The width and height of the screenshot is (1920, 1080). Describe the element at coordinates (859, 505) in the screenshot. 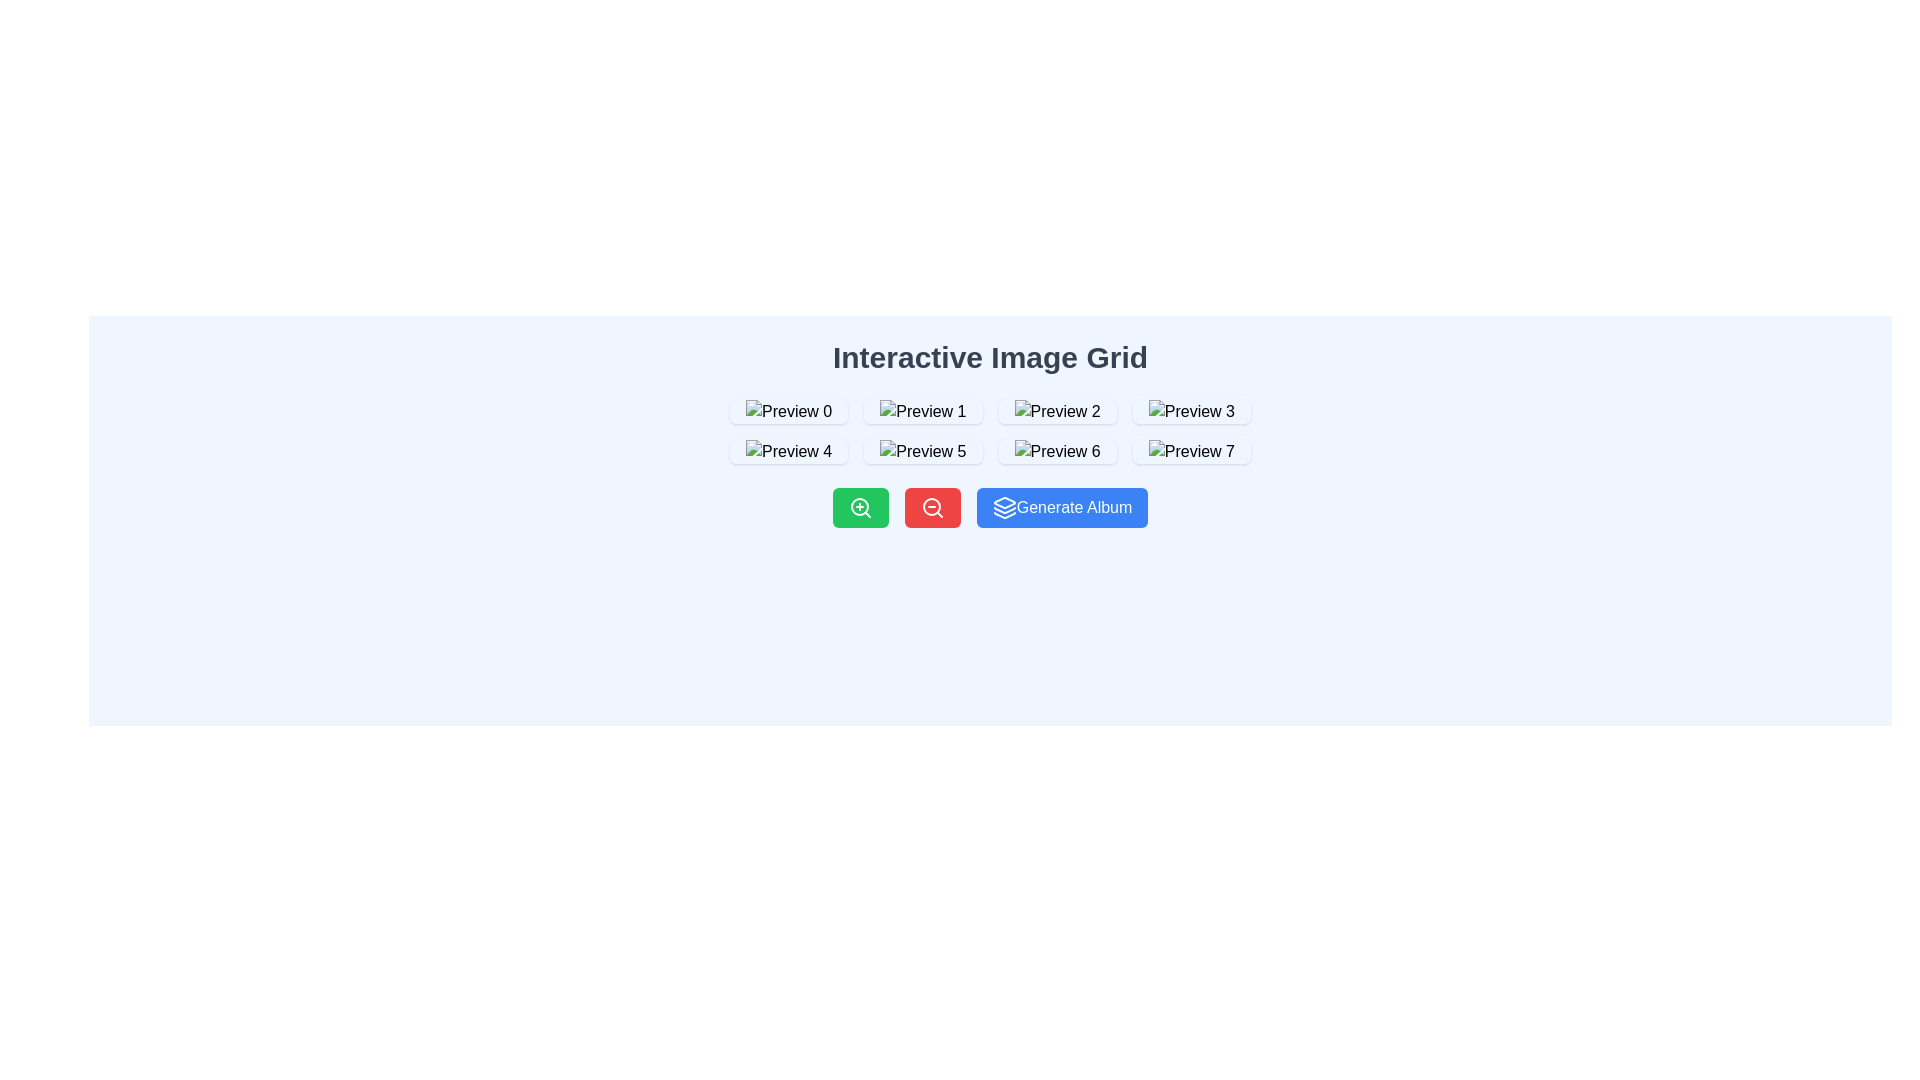

I see `the circular vector graphic representing the zoom-in function, which is part of the green circular toolbar button located in the middle row of the webpage` at that location.